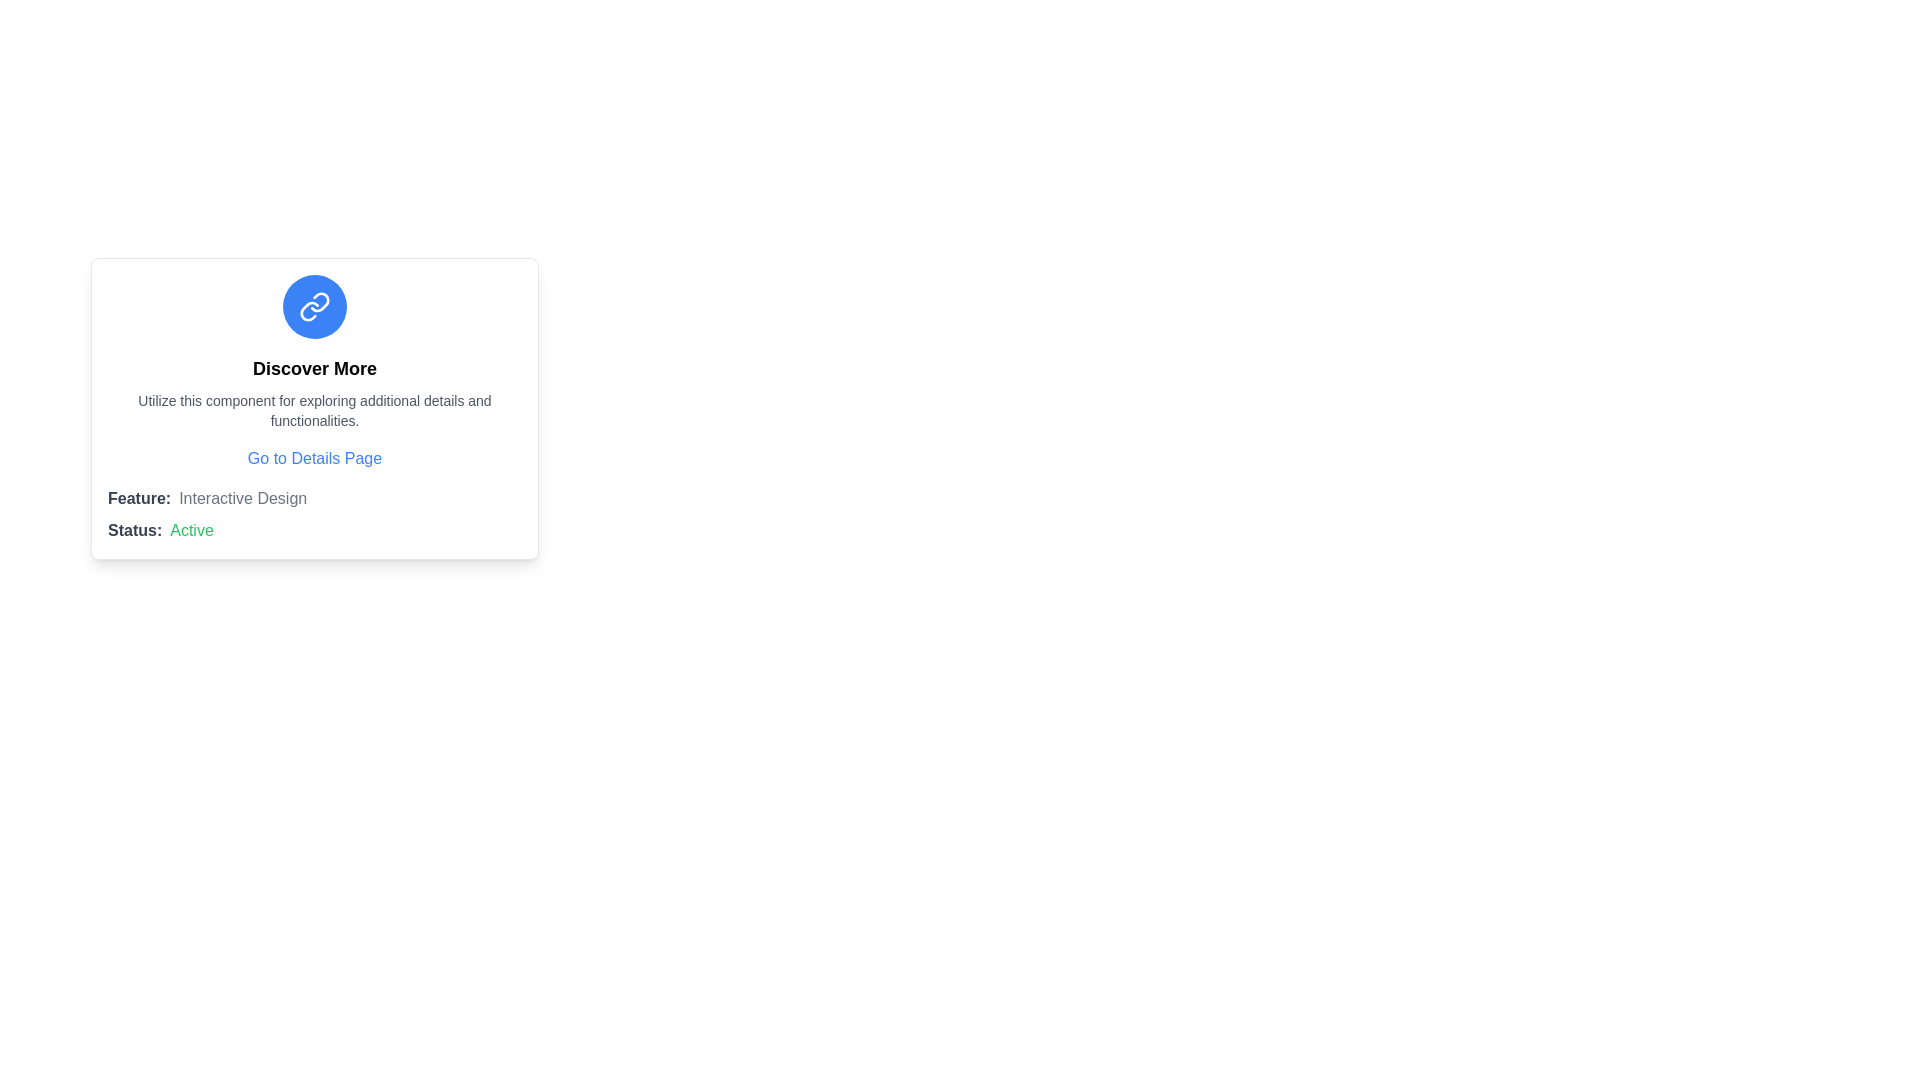 Image resolution: width=1920 pixels, height=1080 pixels. I want to click on the circular blue button with a white link chain icon located above the 'Discover More' heading, so click(314, 307).